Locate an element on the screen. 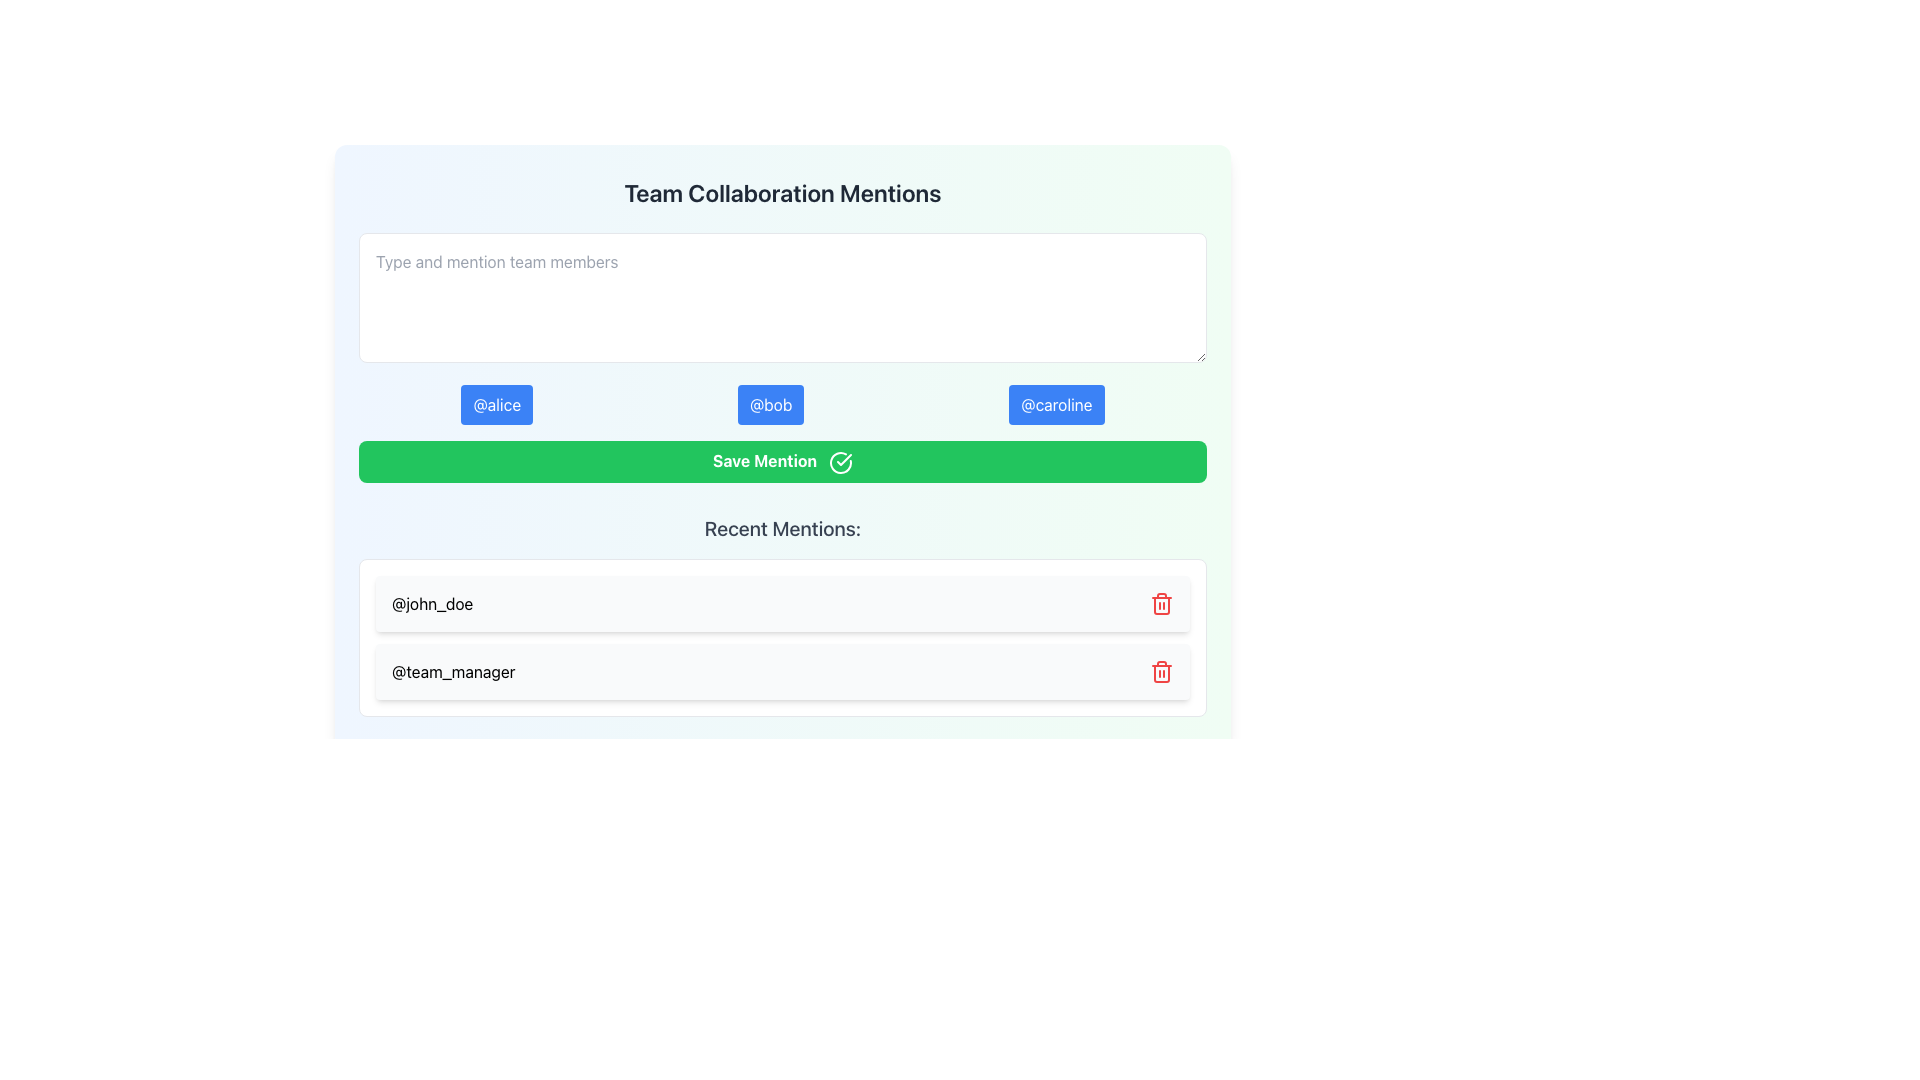  the button with the white text '@bob' on a blue background, which is the middle button in a group of three horizontally arranged buttons is located at coordinates (770, 405).